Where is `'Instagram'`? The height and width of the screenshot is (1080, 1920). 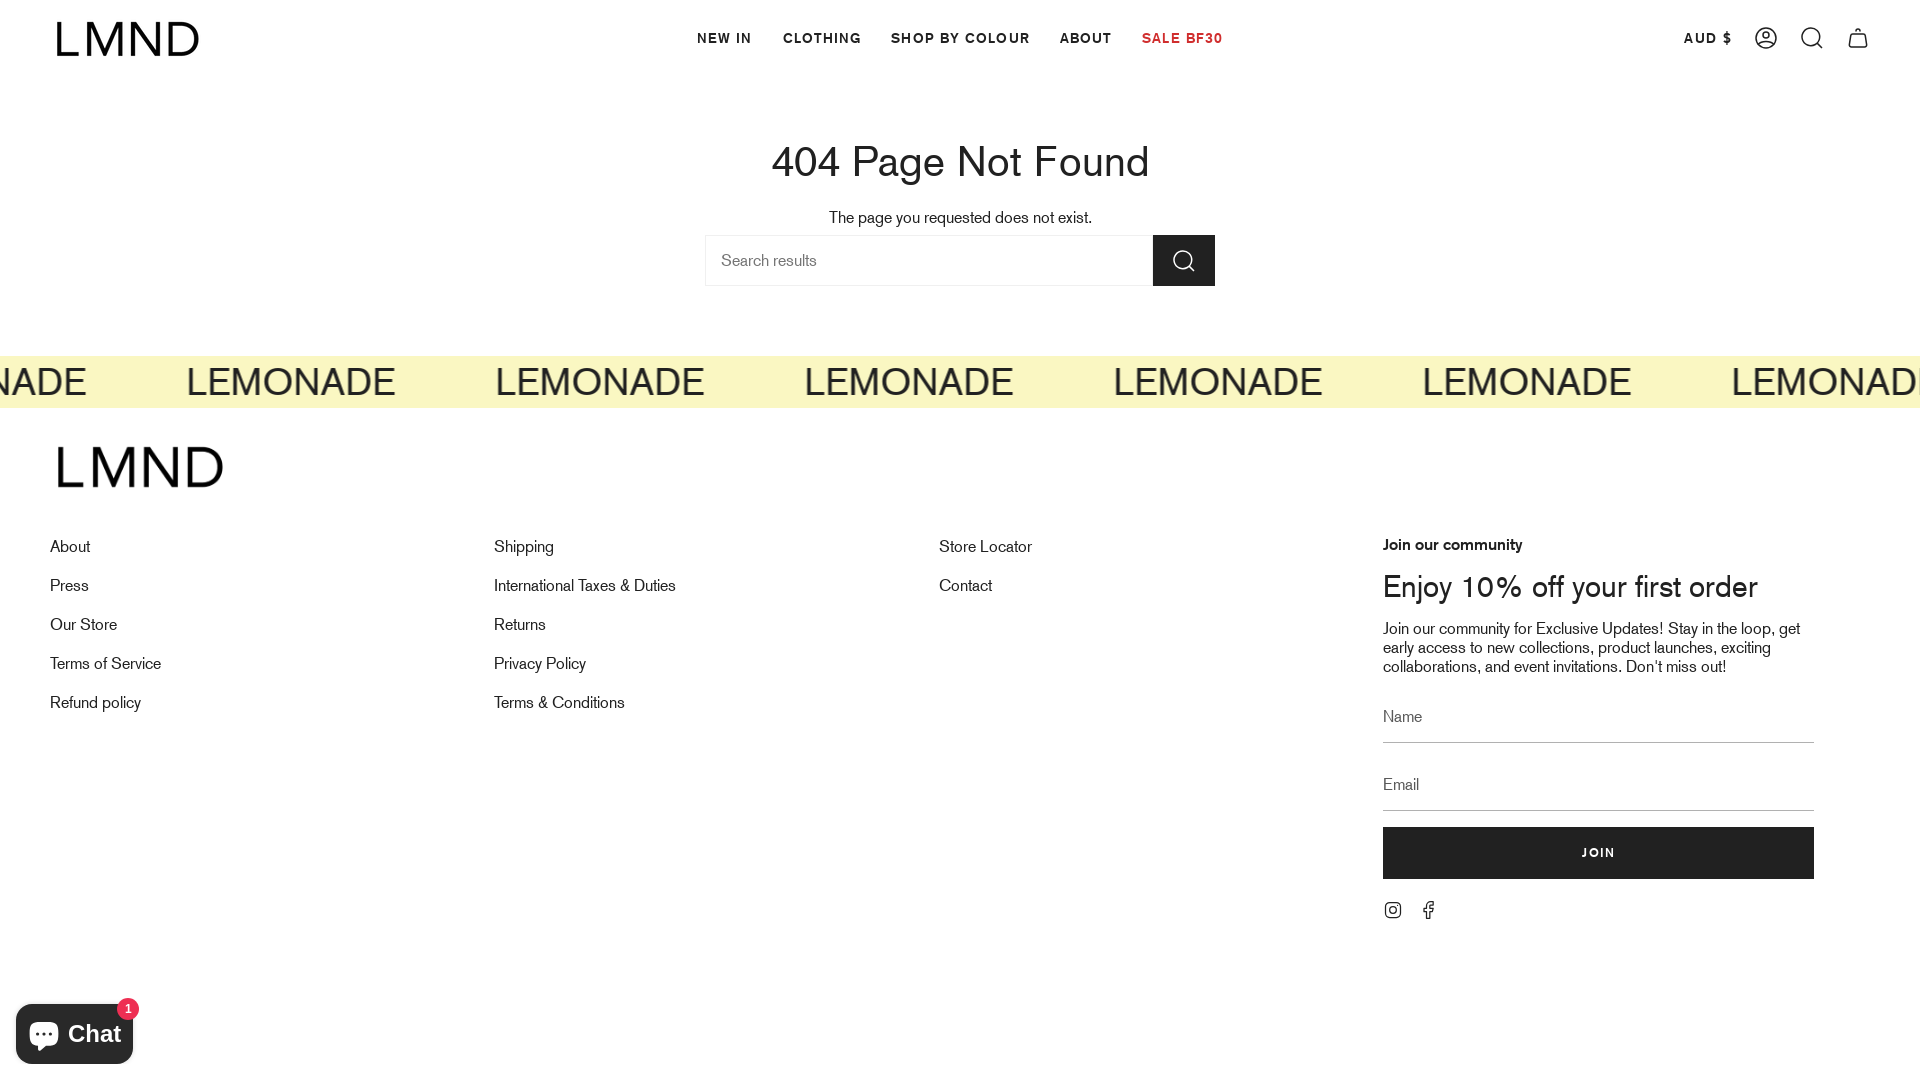 'Instagram' is located at coordinates (1391, 908).